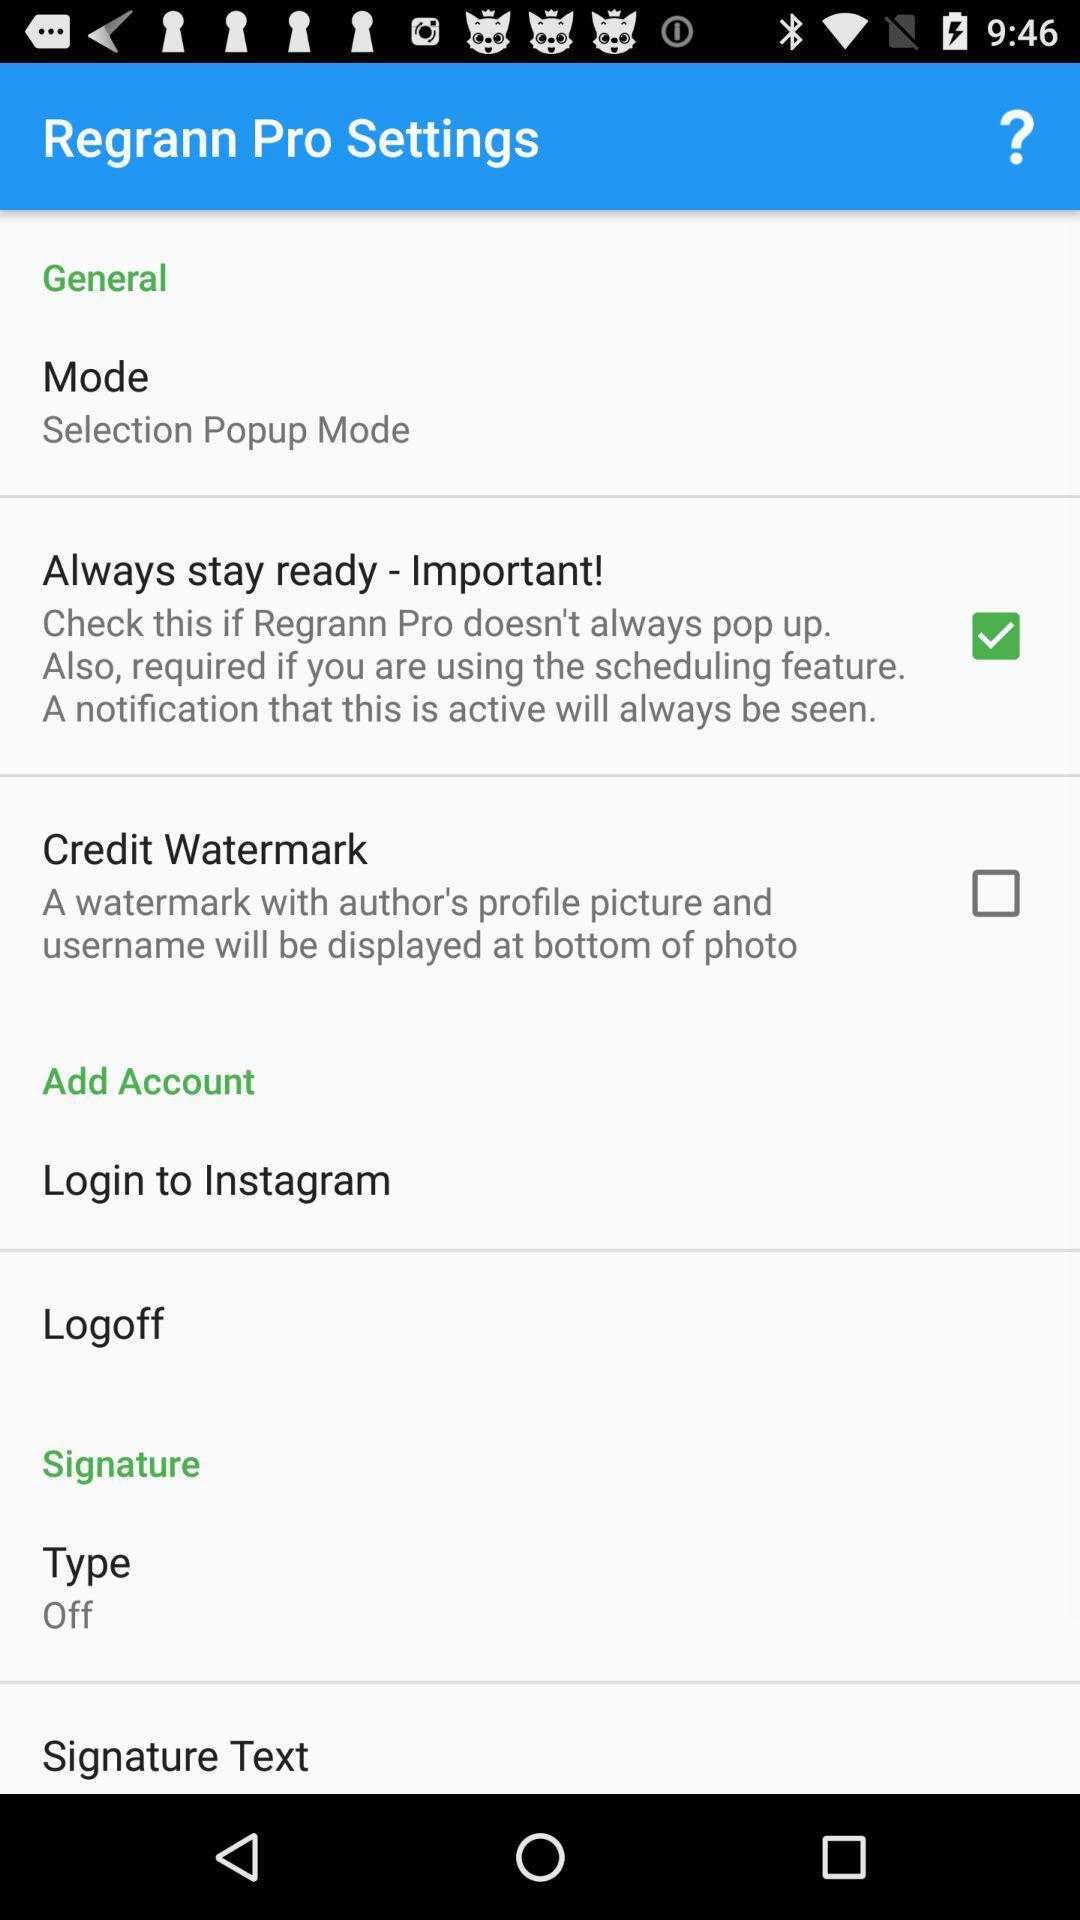 This screenshot has width=1080, height=1920. What do you see at coordinates (85, 1559) in the screenshot?
I see `icon above the off icon` at bounding box center [85, 1559].